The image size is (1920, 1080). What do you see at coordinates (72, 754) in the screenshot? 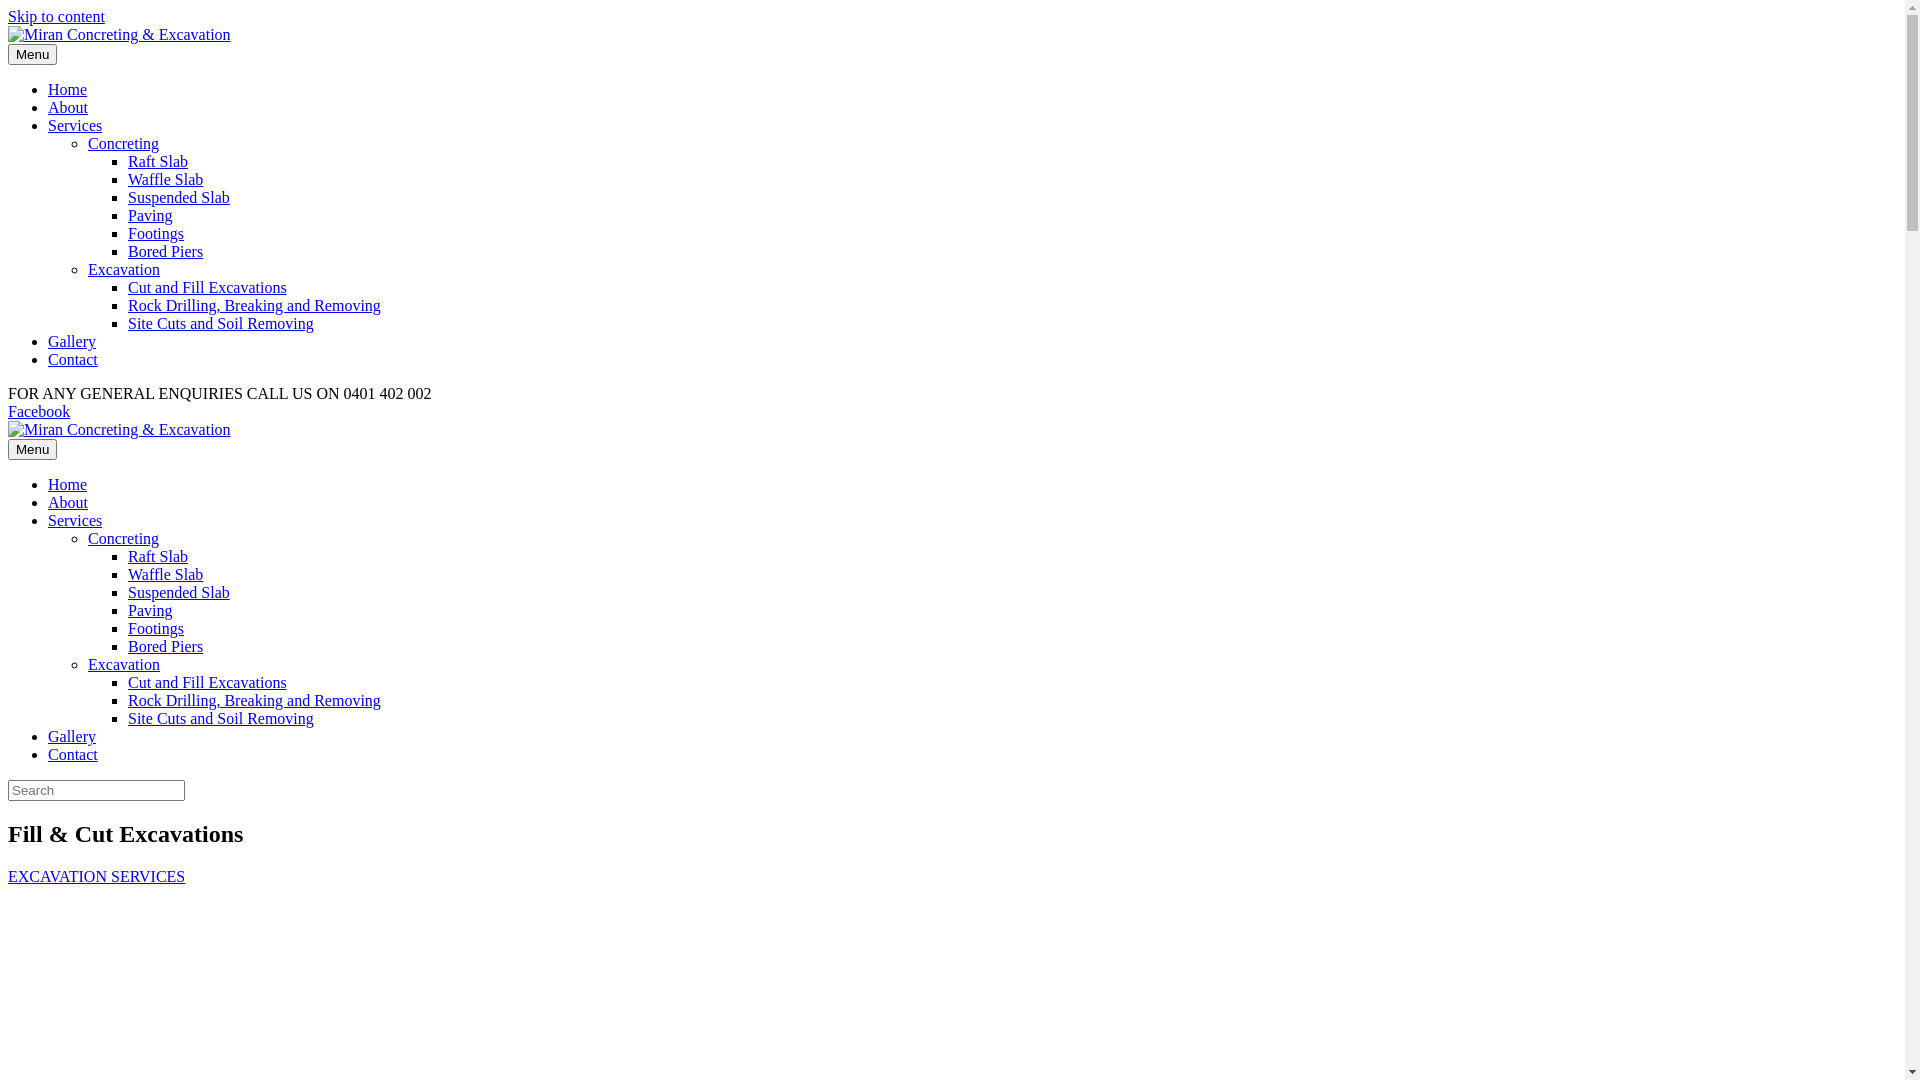
I see `'Contact'` at bounding box center [72, 754].